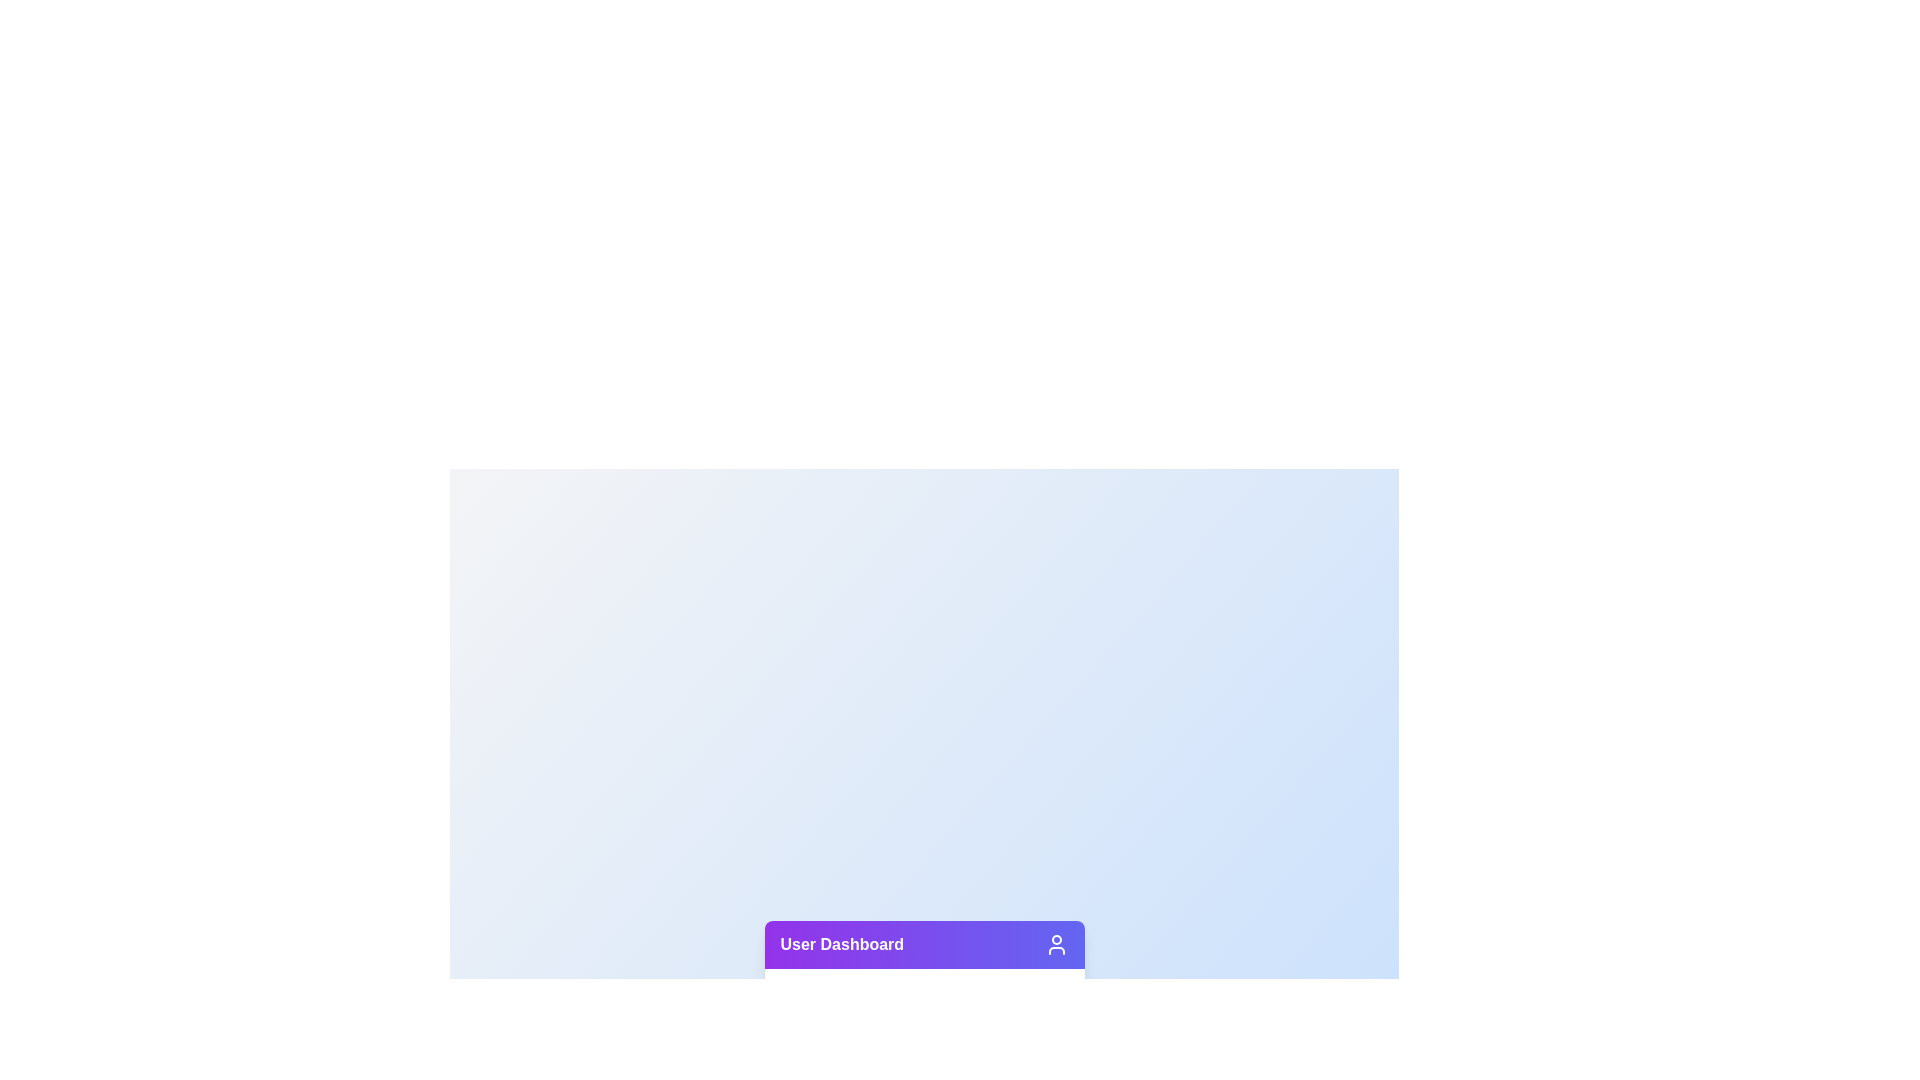 The height and width of the screenshot is (1080, 1920). What do you see at coordinates (842, 945) in the screenshot?
I see `the bold text label 'User Dashboard' styled in white text on a gradient background, located at the bottom left of the interface, near the user icon` at bounding box center [842, 945].